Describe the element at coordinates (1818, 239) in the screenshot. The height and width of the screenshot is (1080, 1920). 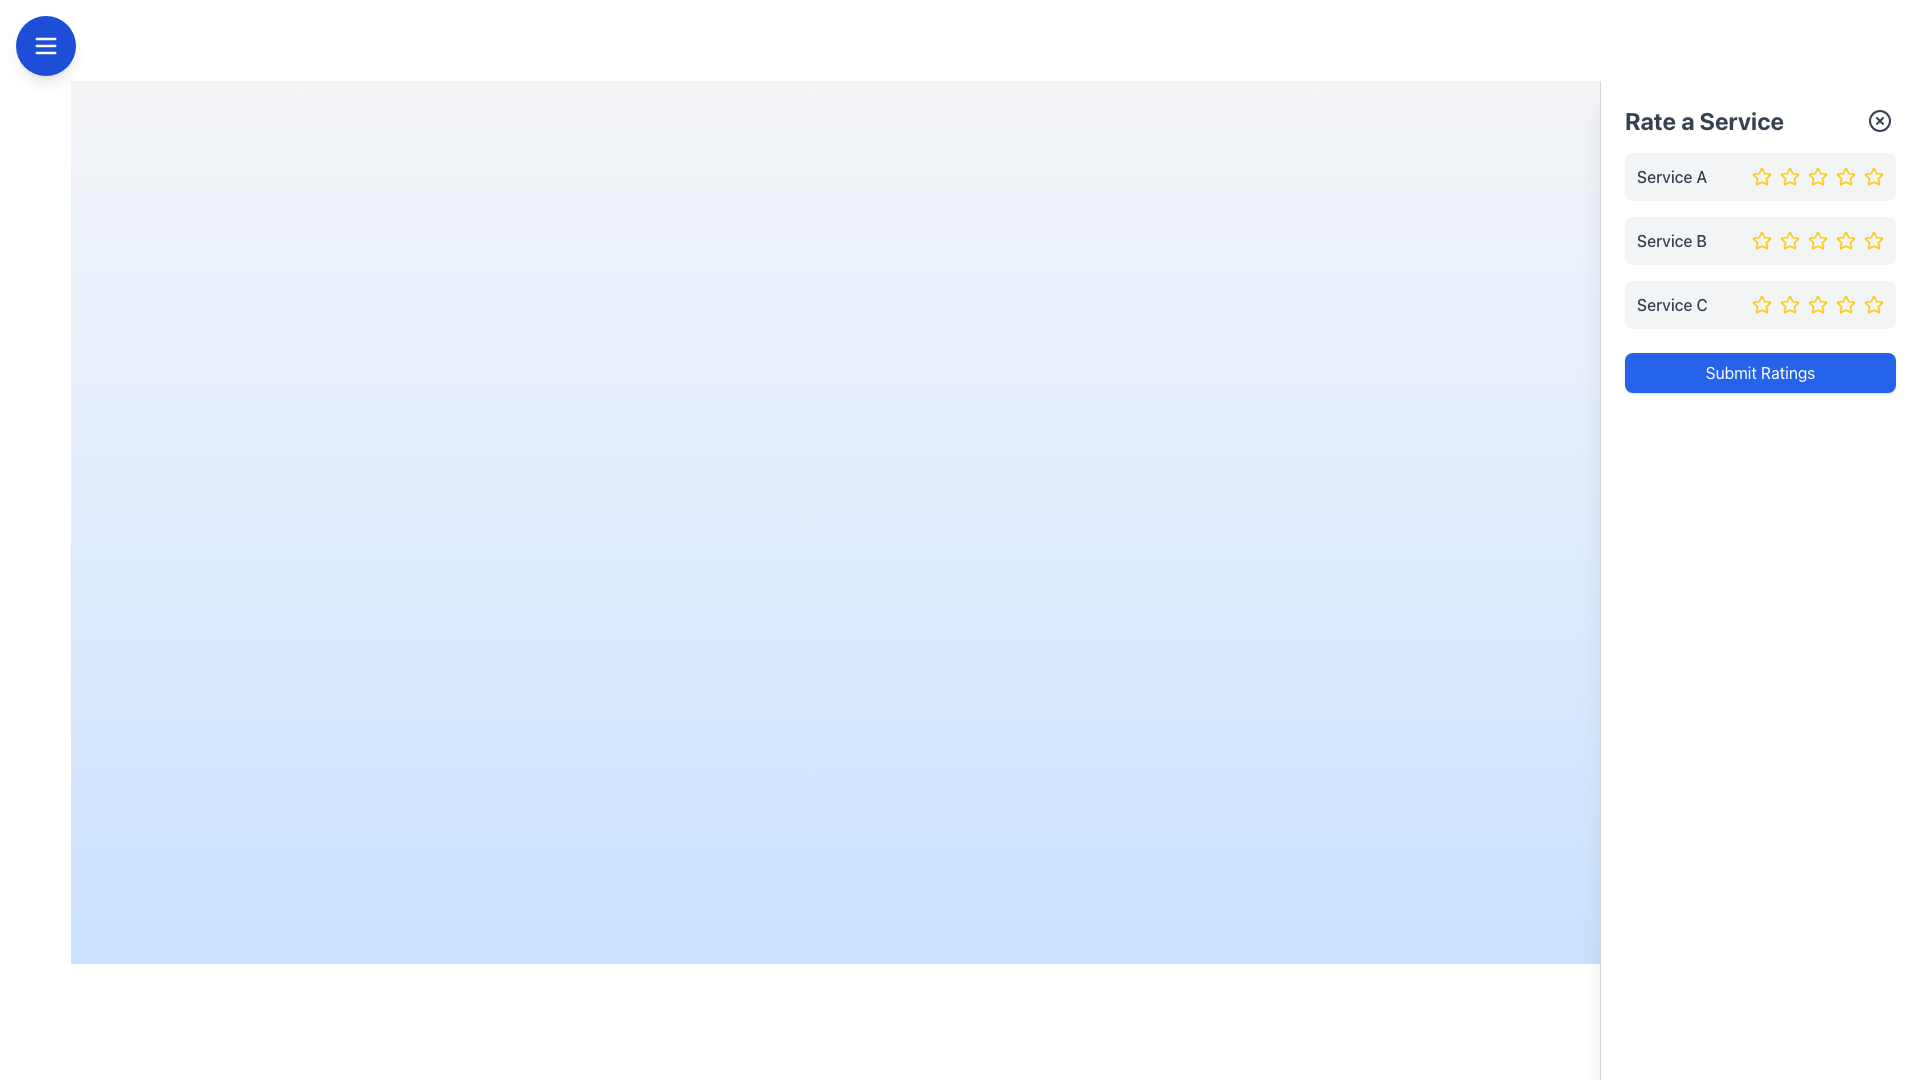
I see `the fourth star icon in the 'Rate a Service' section` at that location.